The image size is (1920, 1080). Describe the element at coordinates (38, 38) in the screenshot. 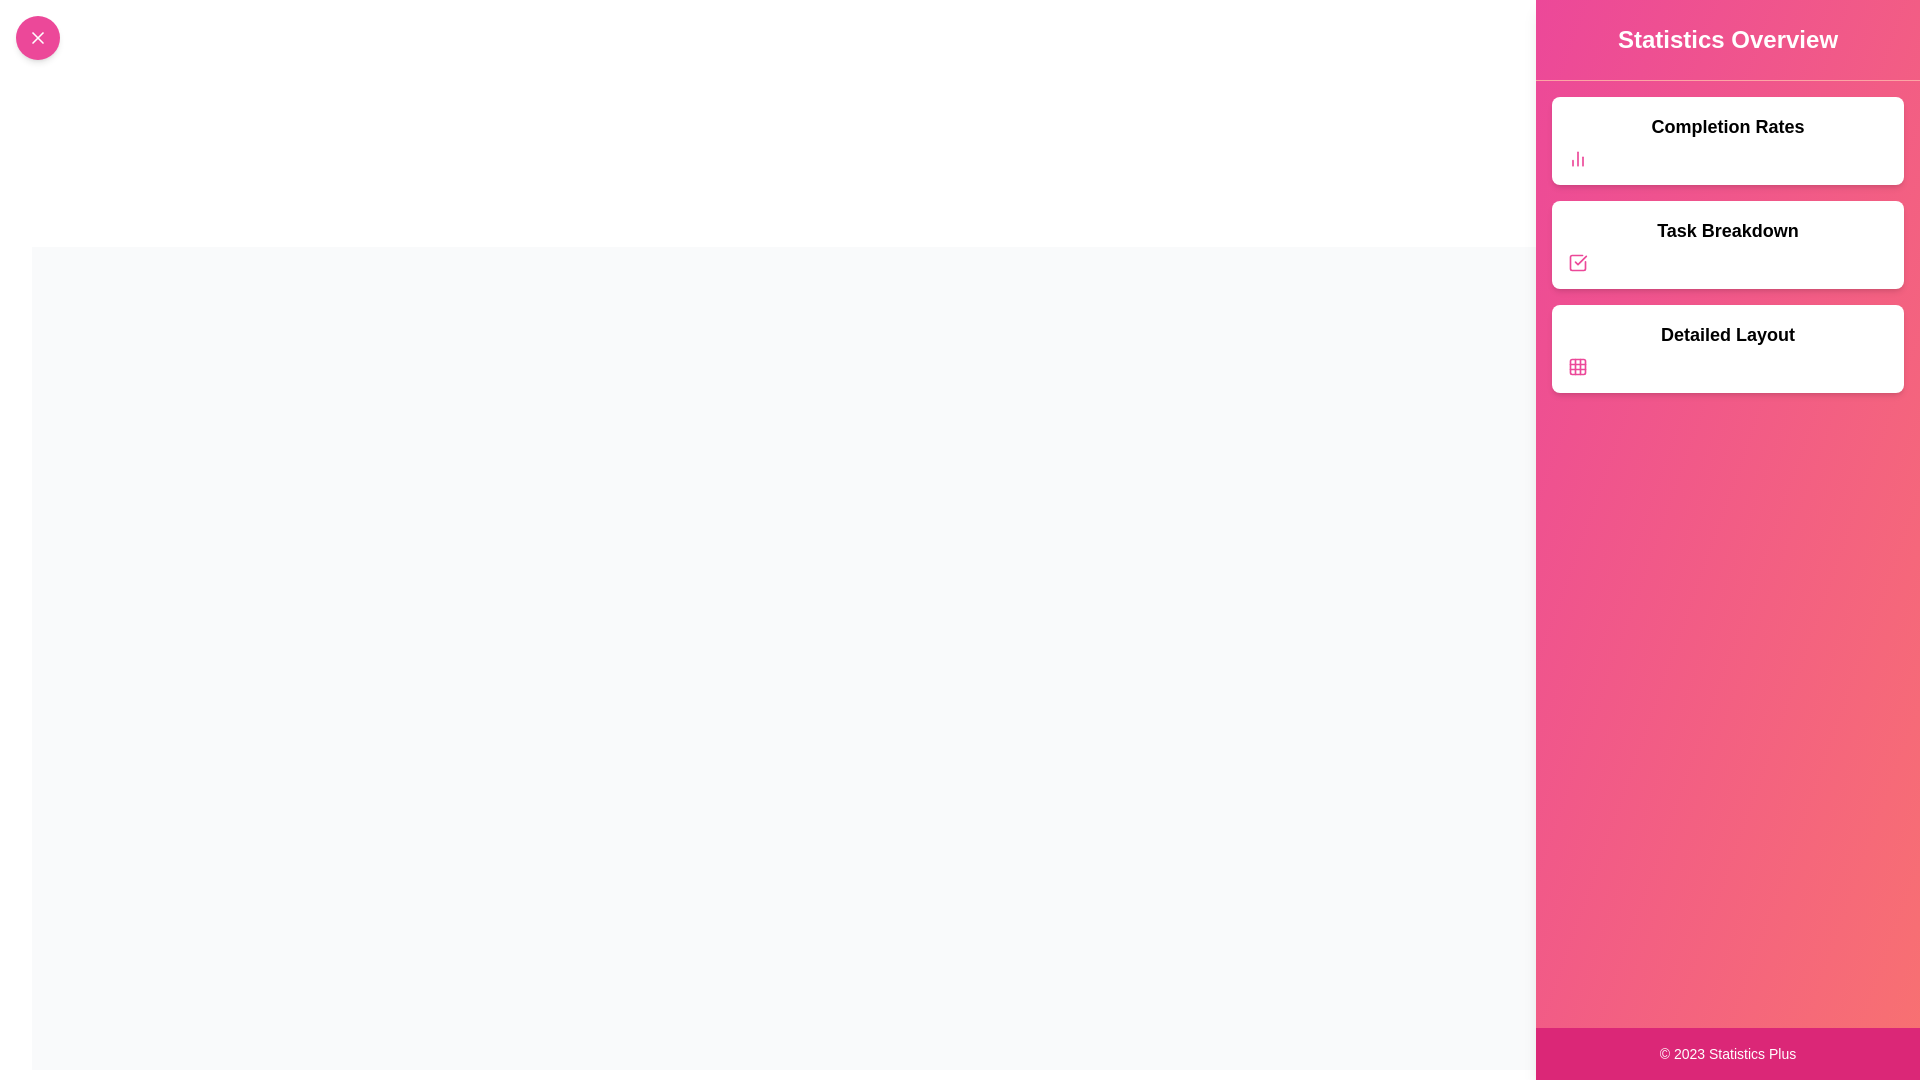

I see `button at the top-left corner of the screen to toggle the drawer` at that location.